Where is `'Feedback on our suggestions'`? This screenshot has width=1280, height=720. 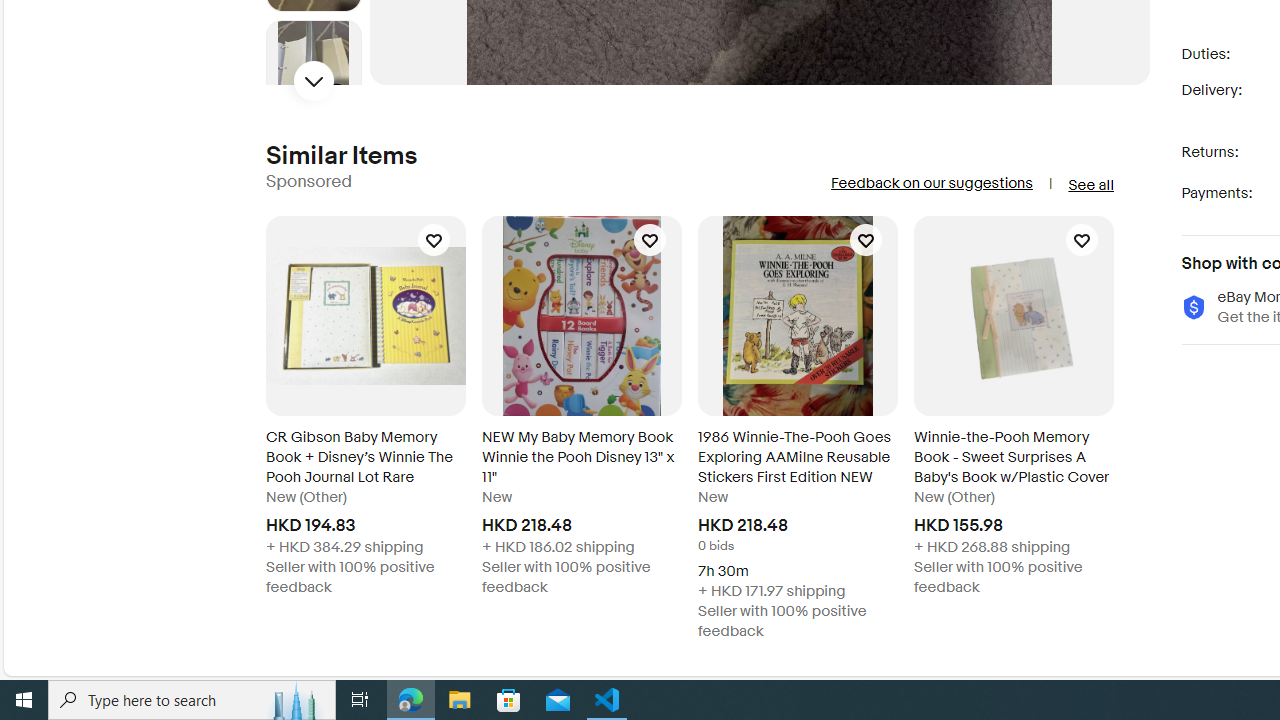
'Feedback on our suggestions' is located at coordinates (930, 183).